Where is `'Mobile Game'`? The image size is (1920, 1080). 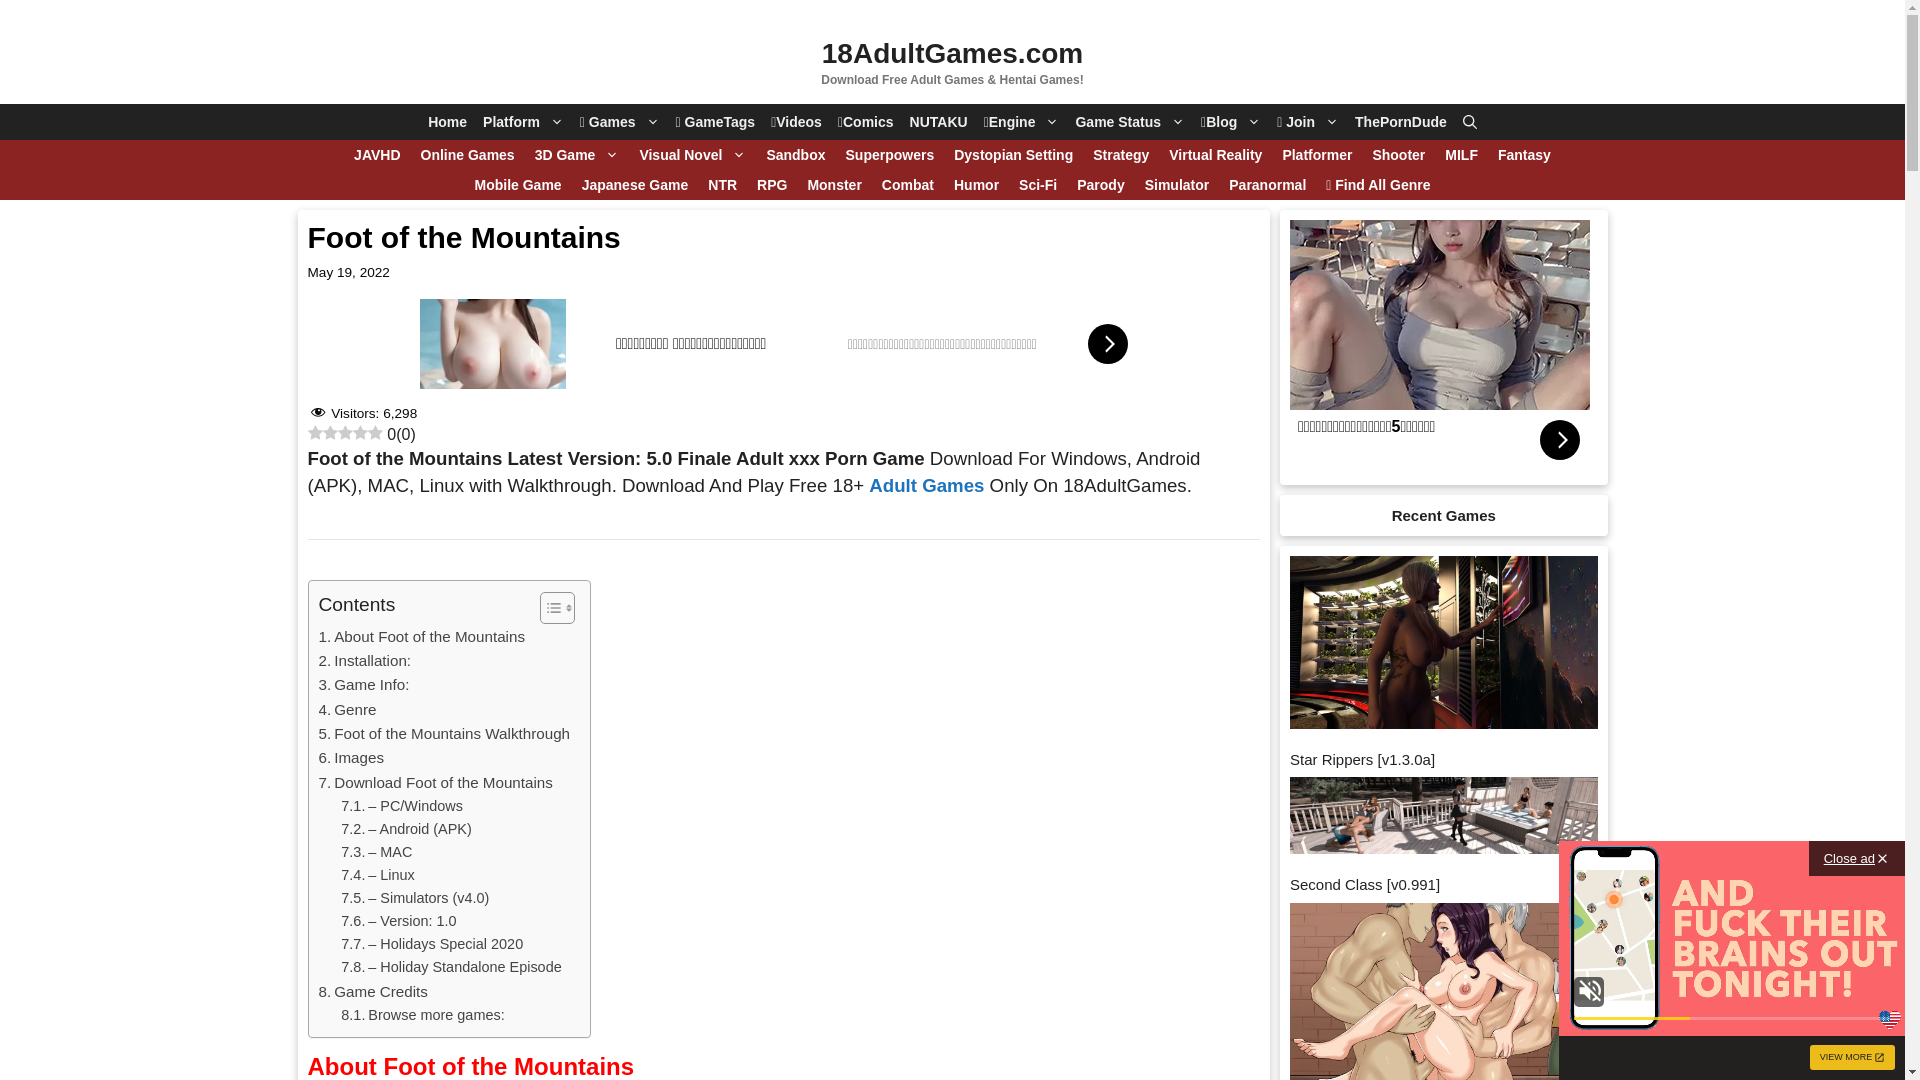 'Mobile Game' is located at coordinates (517, 185).